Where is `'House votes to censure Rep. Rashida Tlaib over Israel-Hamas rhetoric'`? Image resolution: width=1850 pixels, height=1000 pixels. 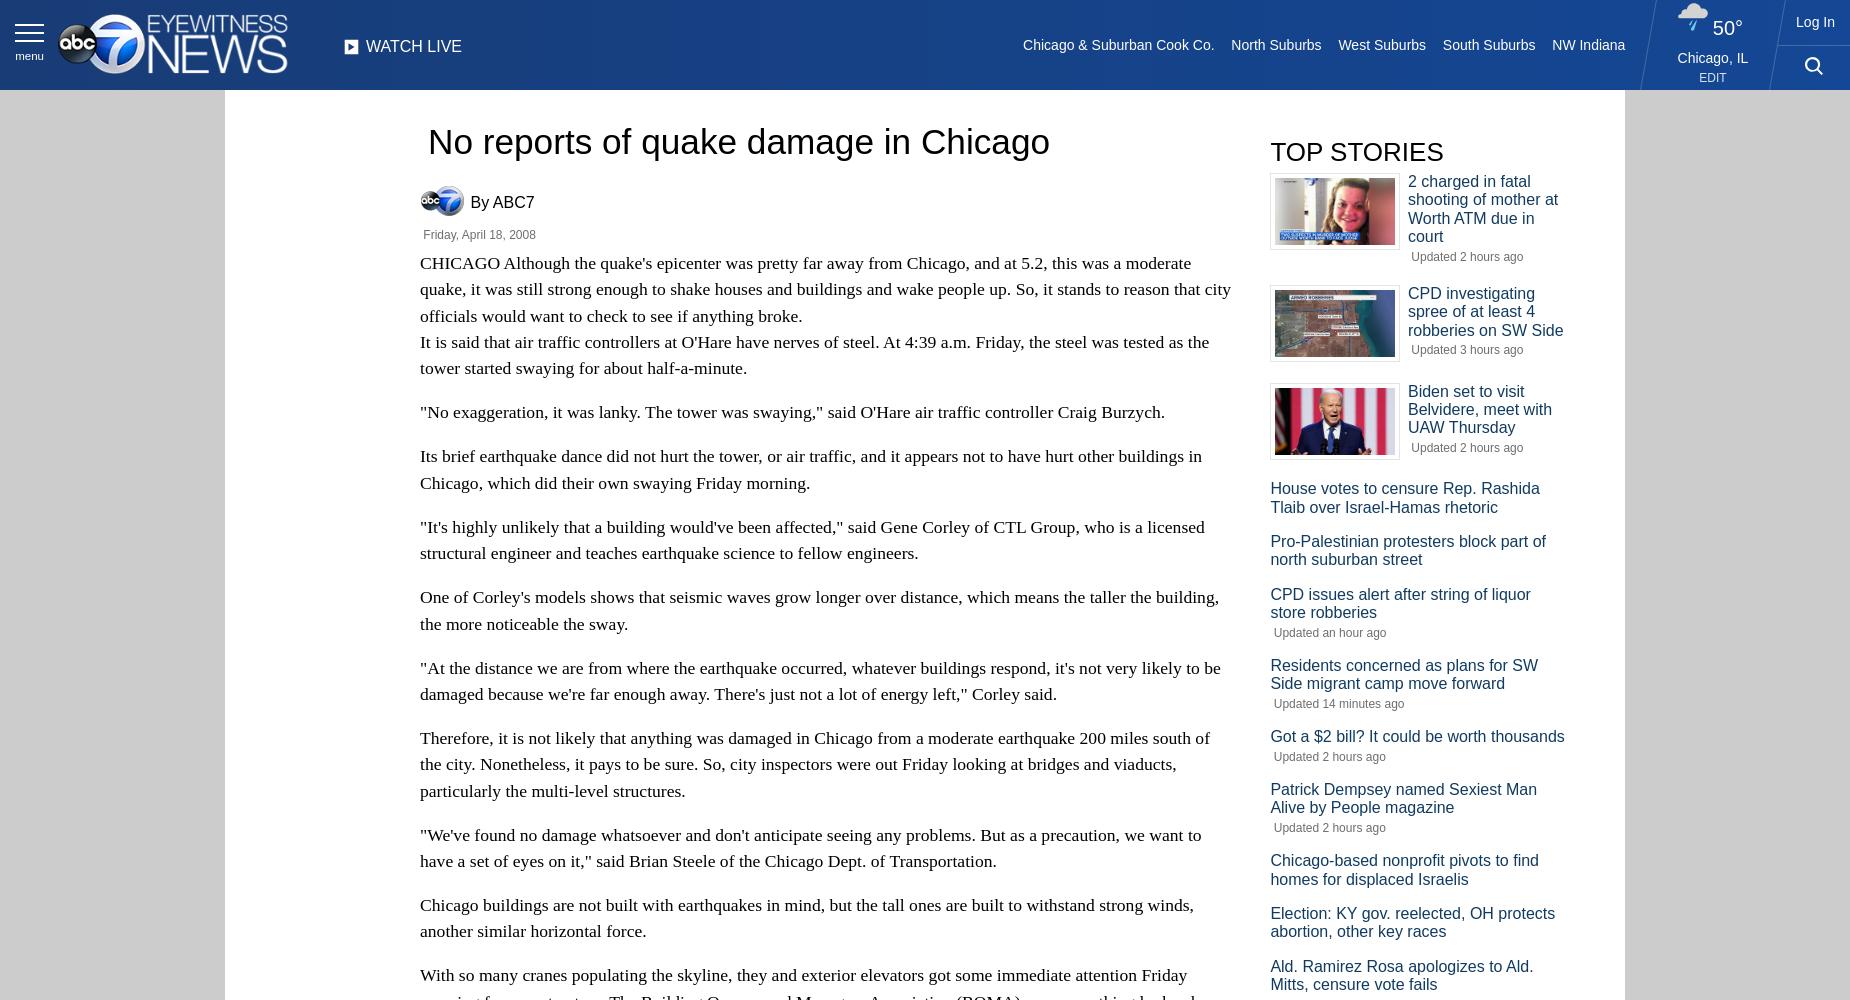
'House votes to censure Rep. Rashida Tlaib over Israel-Hamas rhetoric' is located at coordinates (1404, 496).